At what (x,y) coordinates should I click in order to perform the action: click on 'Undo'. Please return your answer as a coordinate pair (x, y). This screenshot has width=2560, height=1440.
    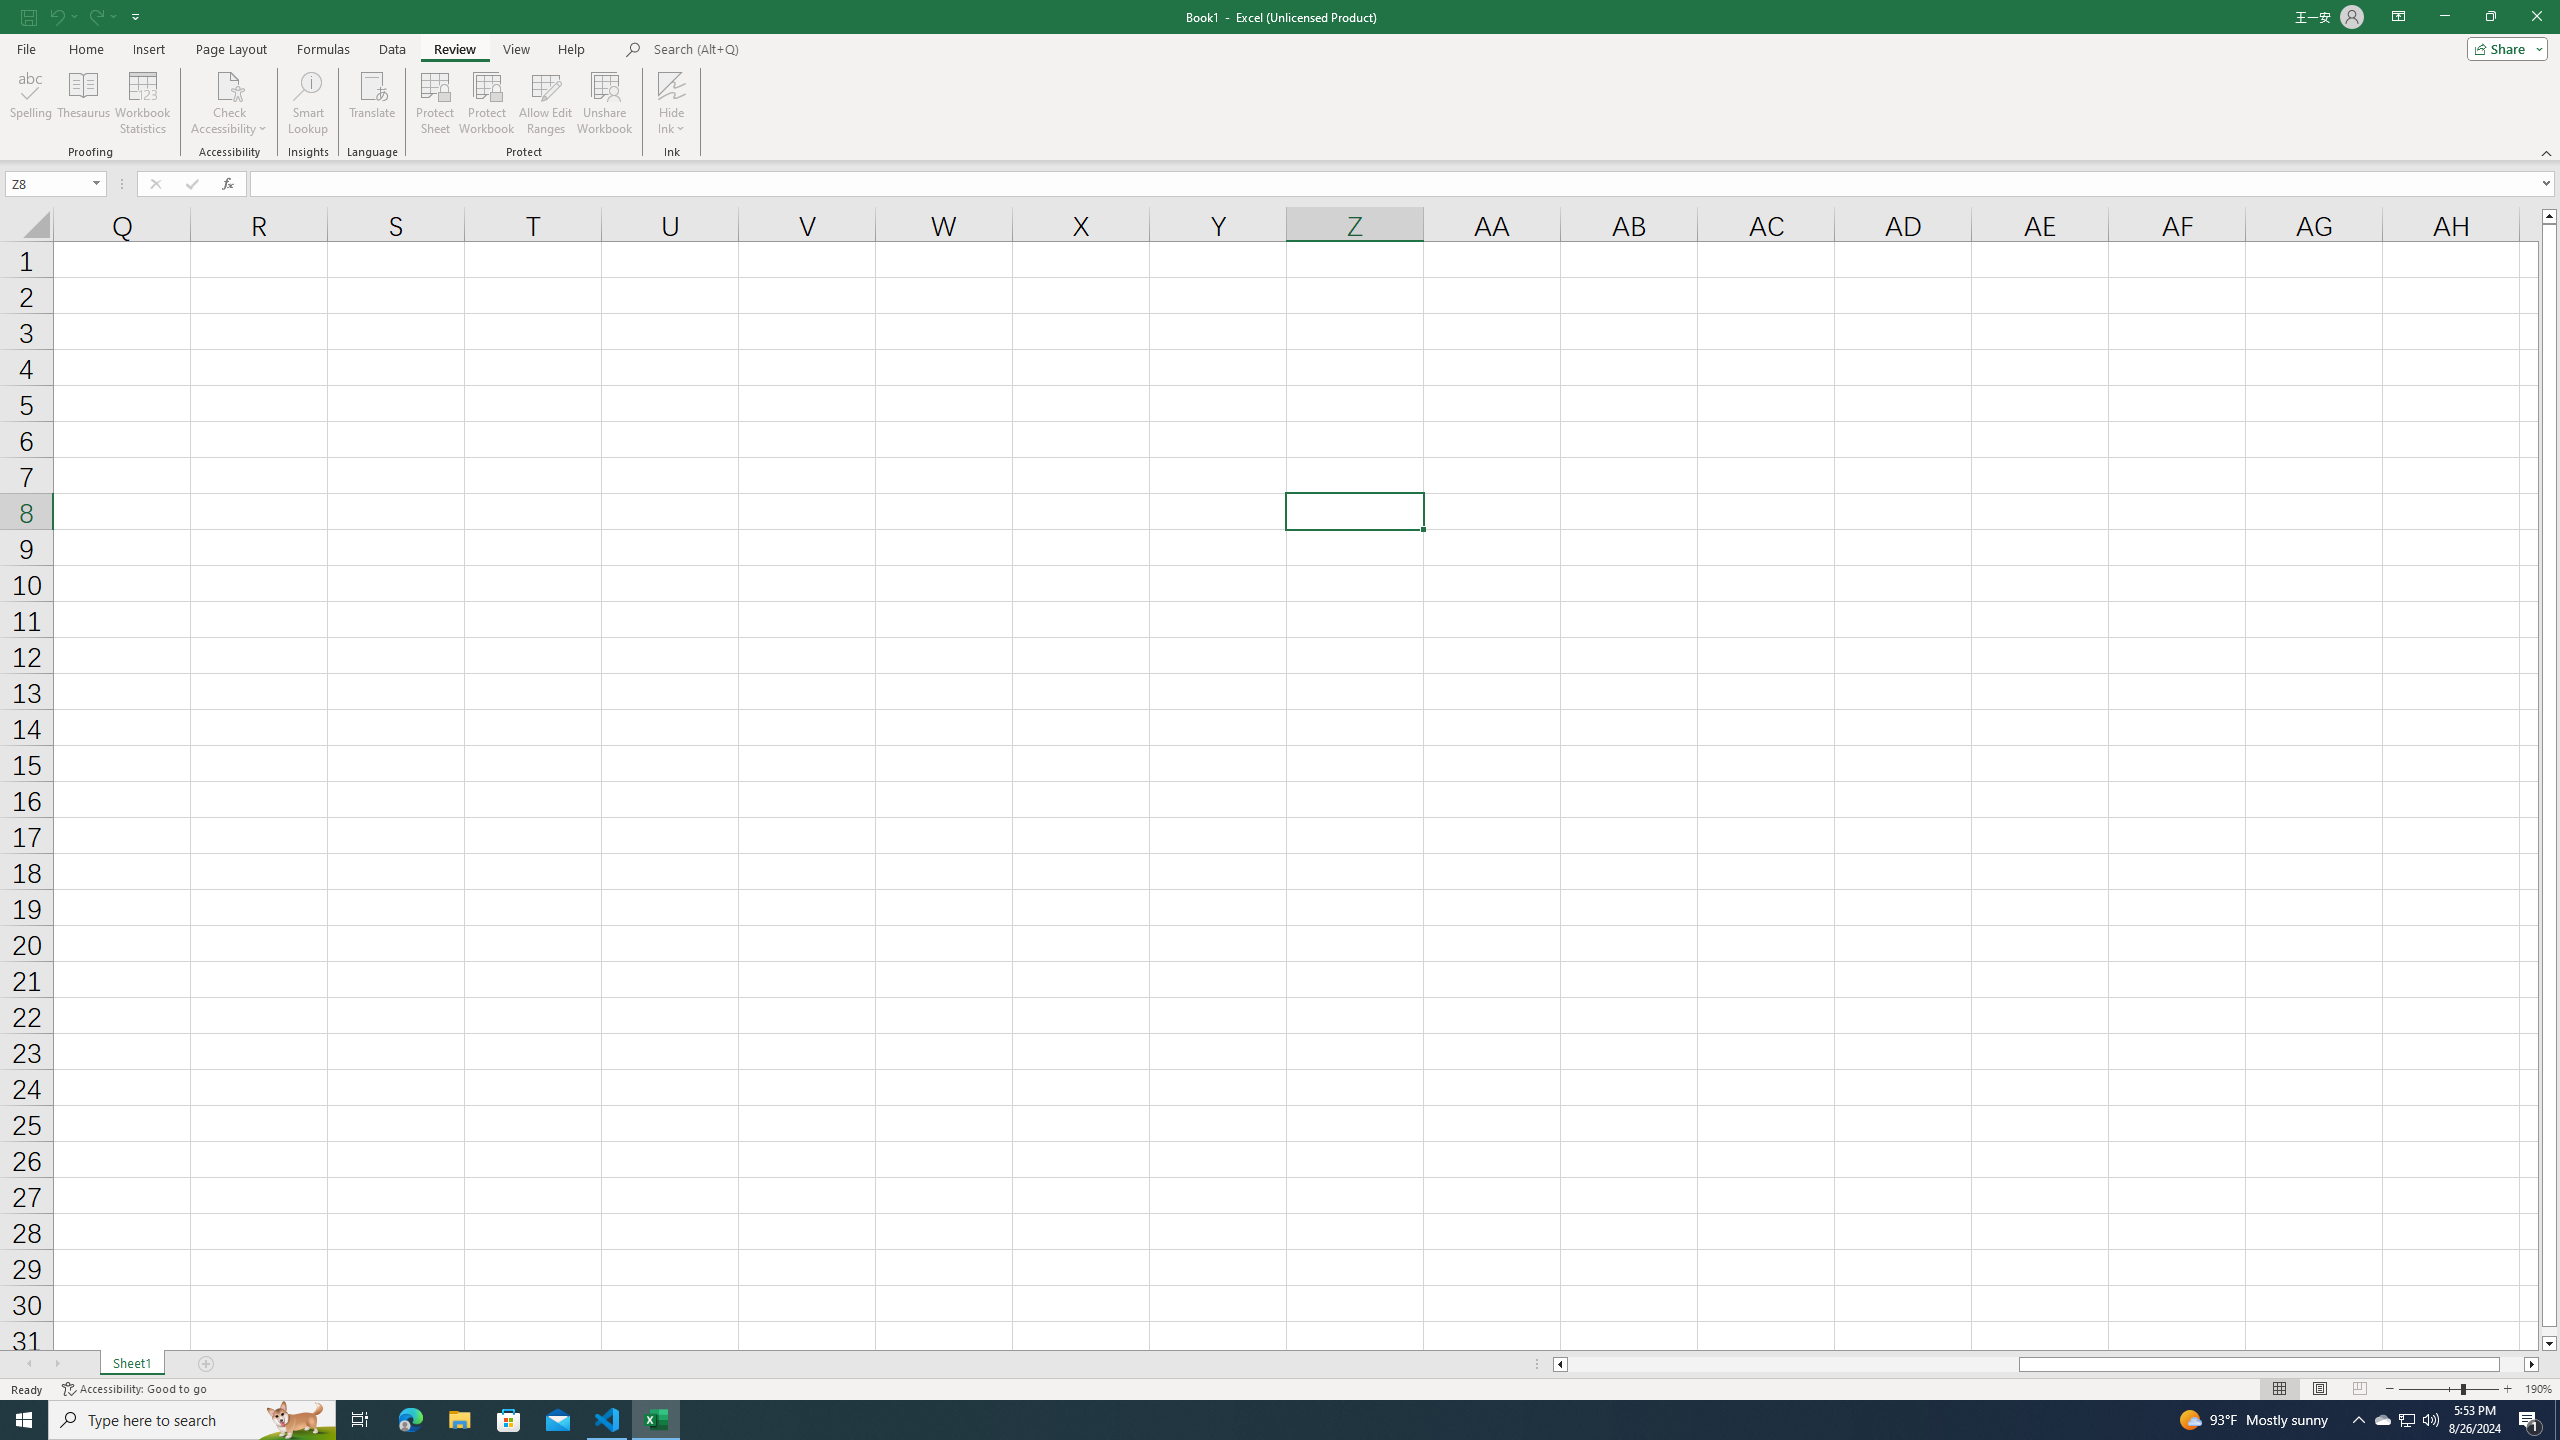
    Looking at the image, I should click on (61, 15).